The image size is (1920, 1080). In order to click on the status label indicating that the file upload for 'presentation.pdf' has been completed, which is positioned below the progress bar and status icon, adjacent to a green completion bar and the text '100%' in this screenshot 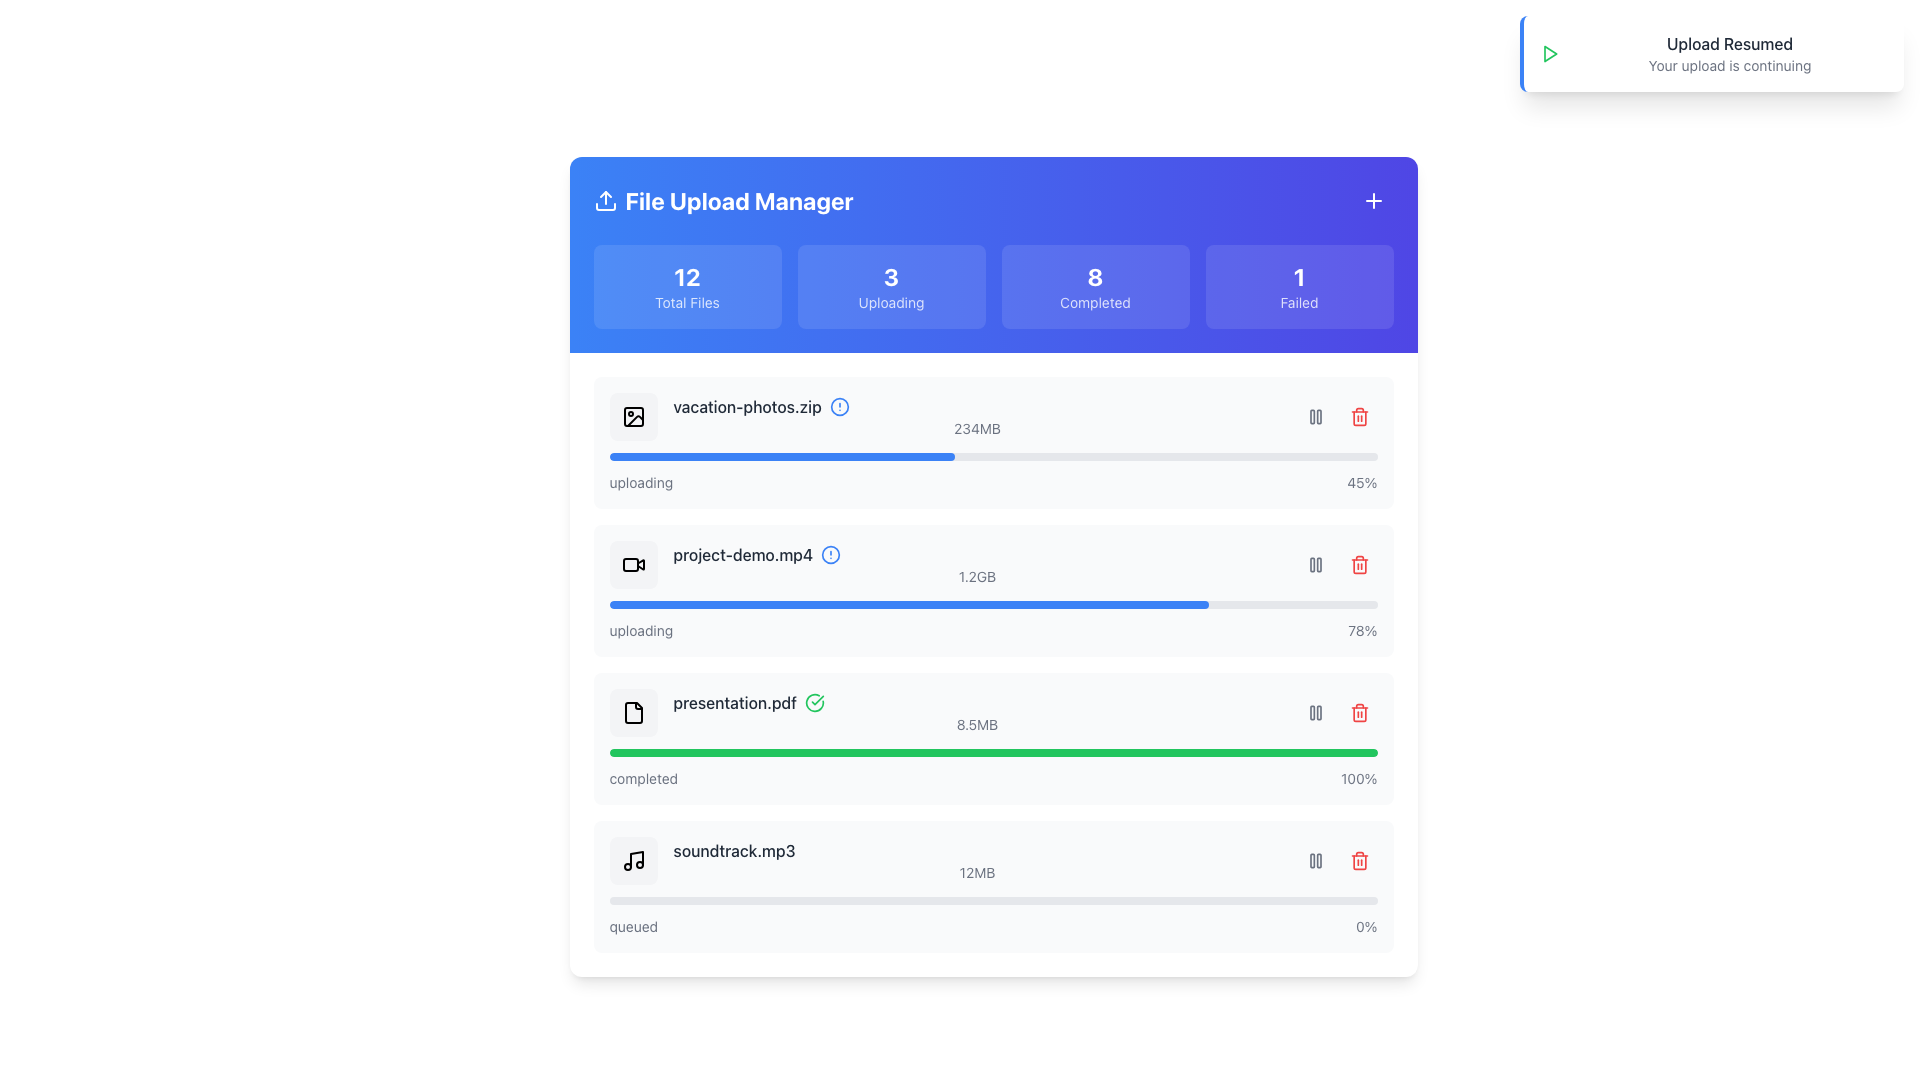, I will do `click(643, 778)`.